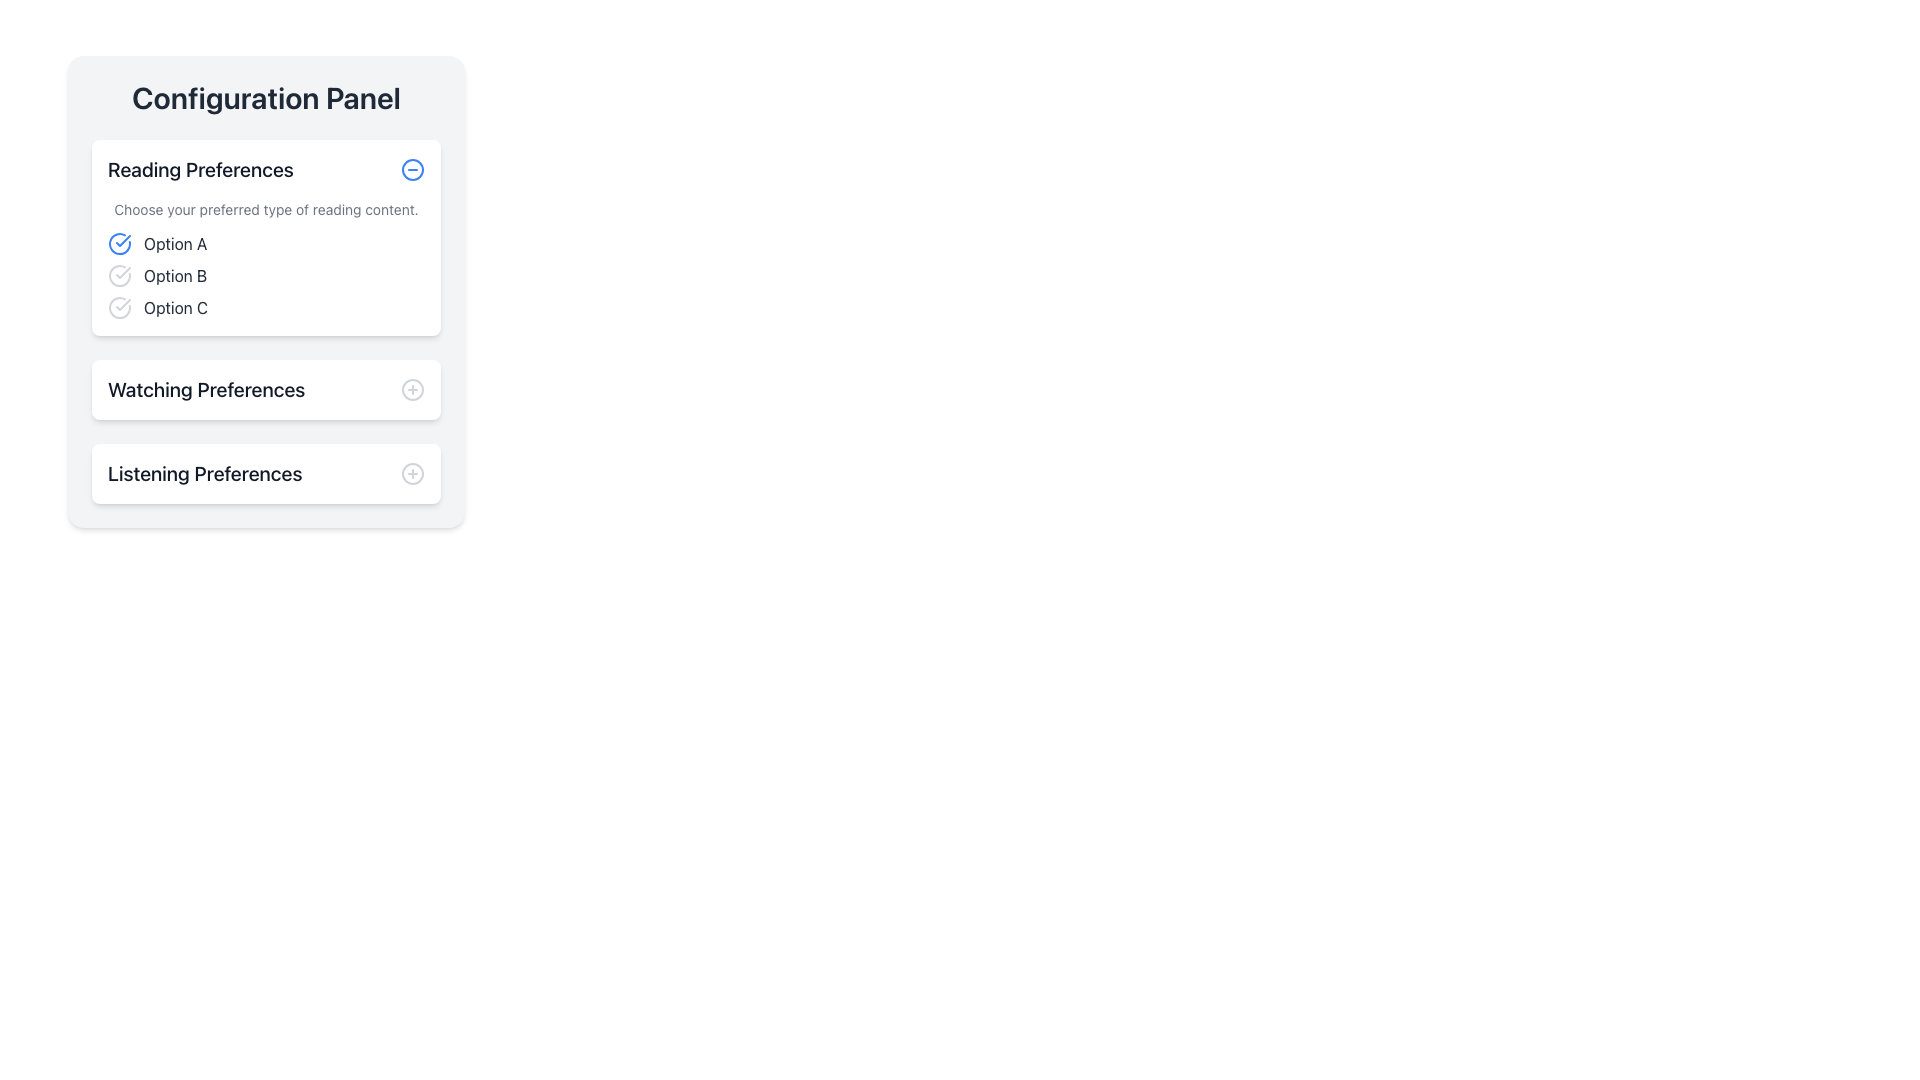  What do you see at coordinates (265, 237) in the screenshot?
I see `the first card in the 'Reading Preferences' section` at bounding box center [265, 237].